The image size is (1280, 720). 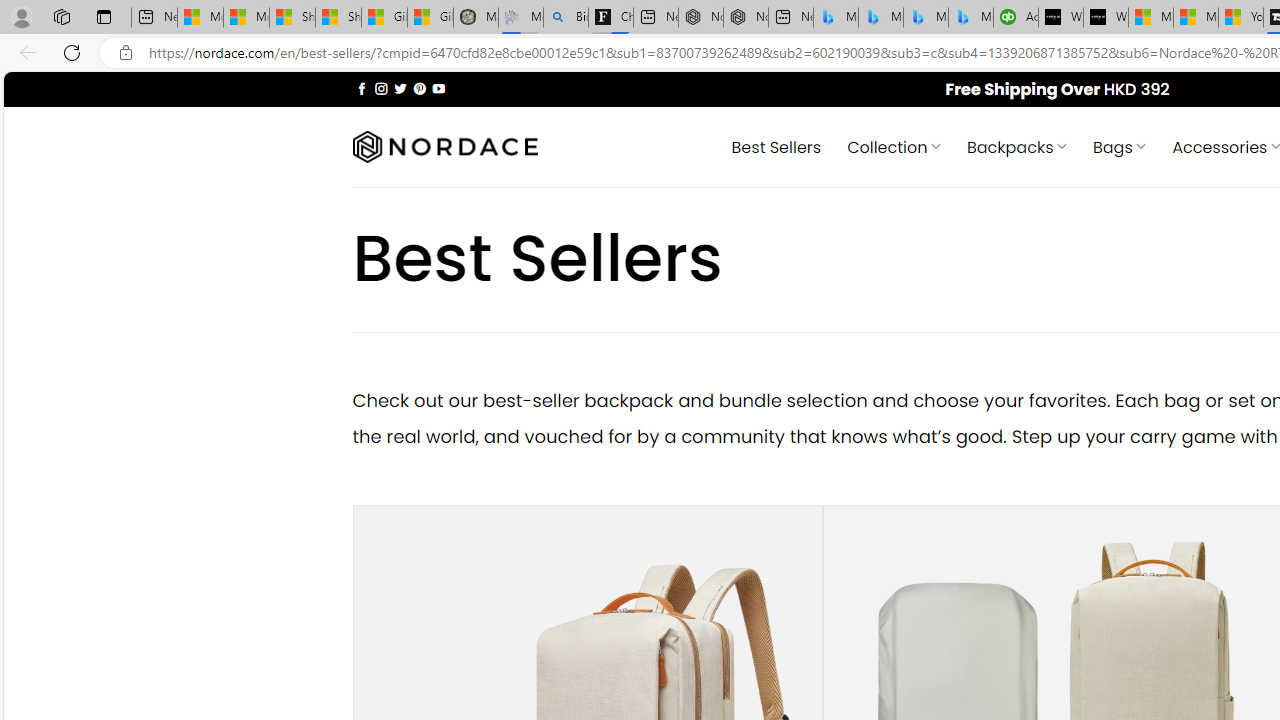 What do you see at coordinates (475, 17) in the screenshot?
I see `'Manatee Mortality Statistics | FWC'` at bounding box center [475, 17].